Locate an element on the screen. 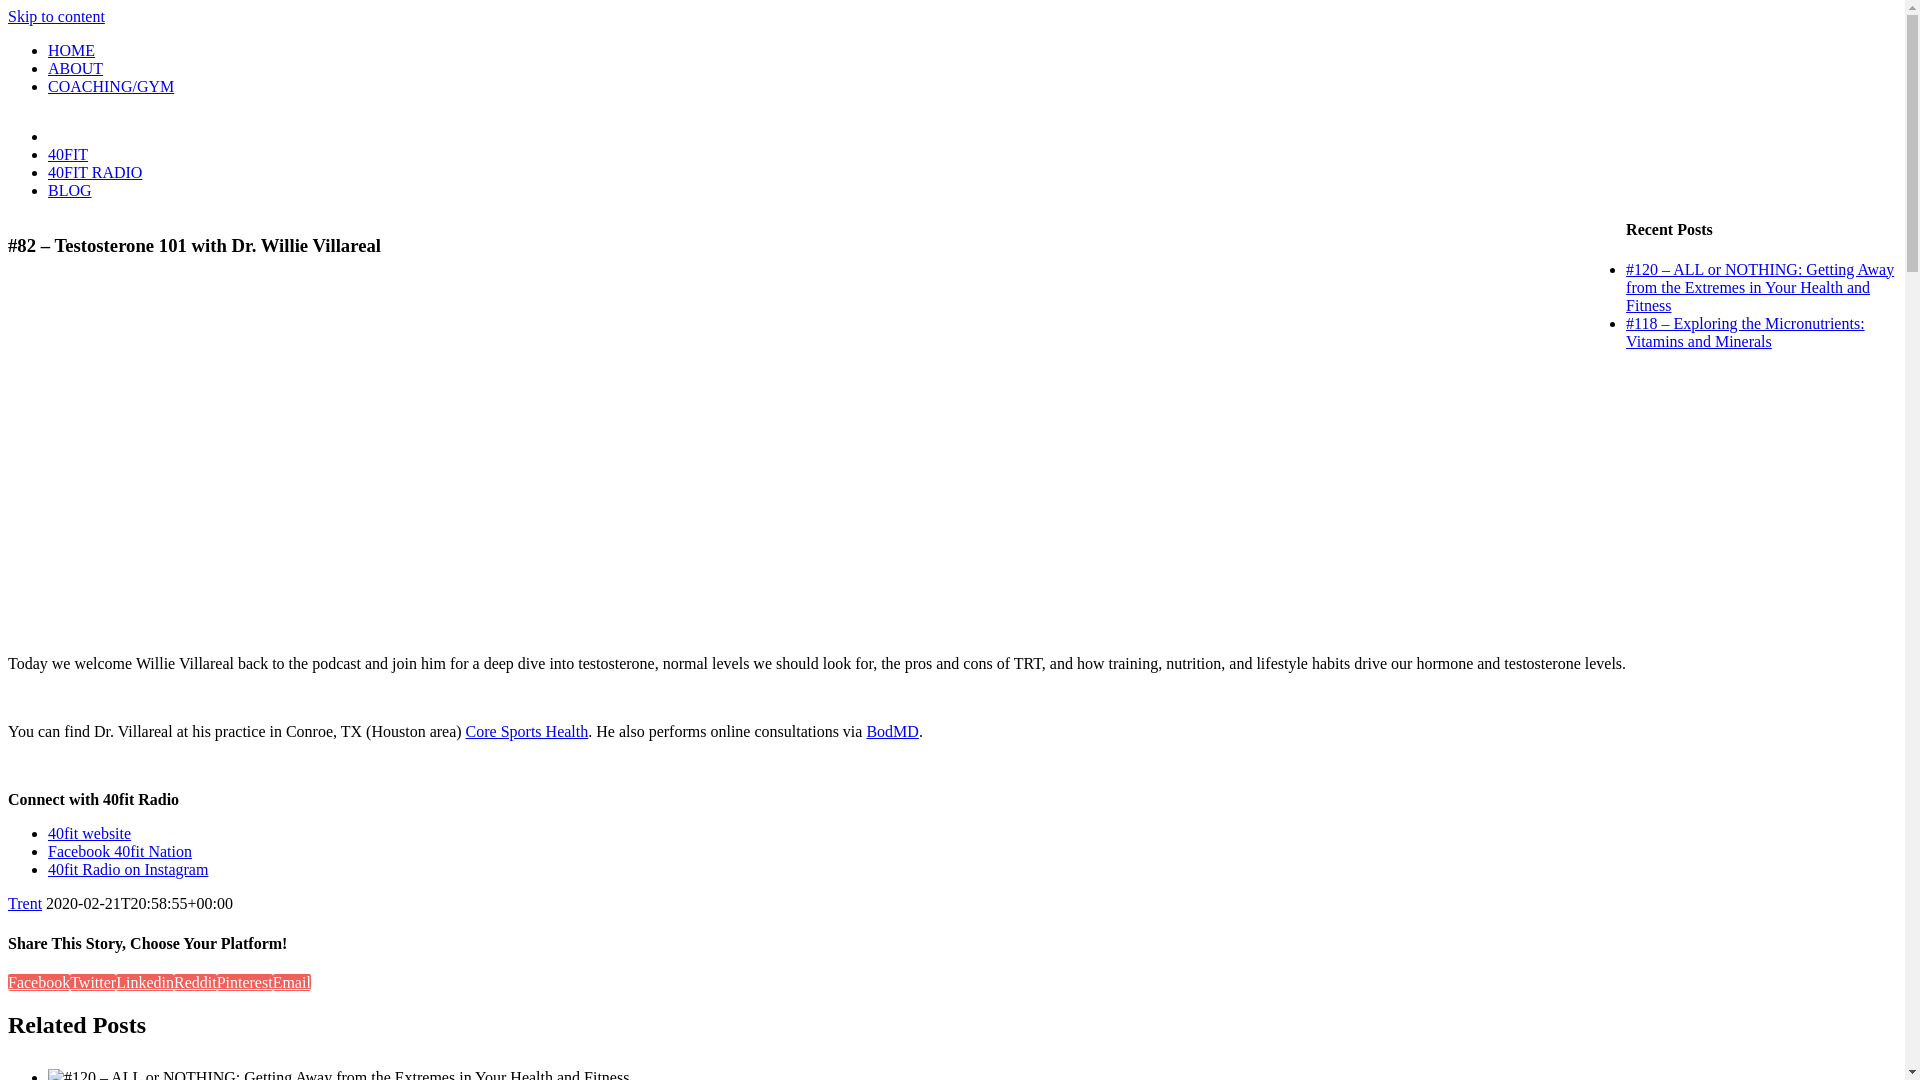  'HOME' is located at coordinates (48, 49).